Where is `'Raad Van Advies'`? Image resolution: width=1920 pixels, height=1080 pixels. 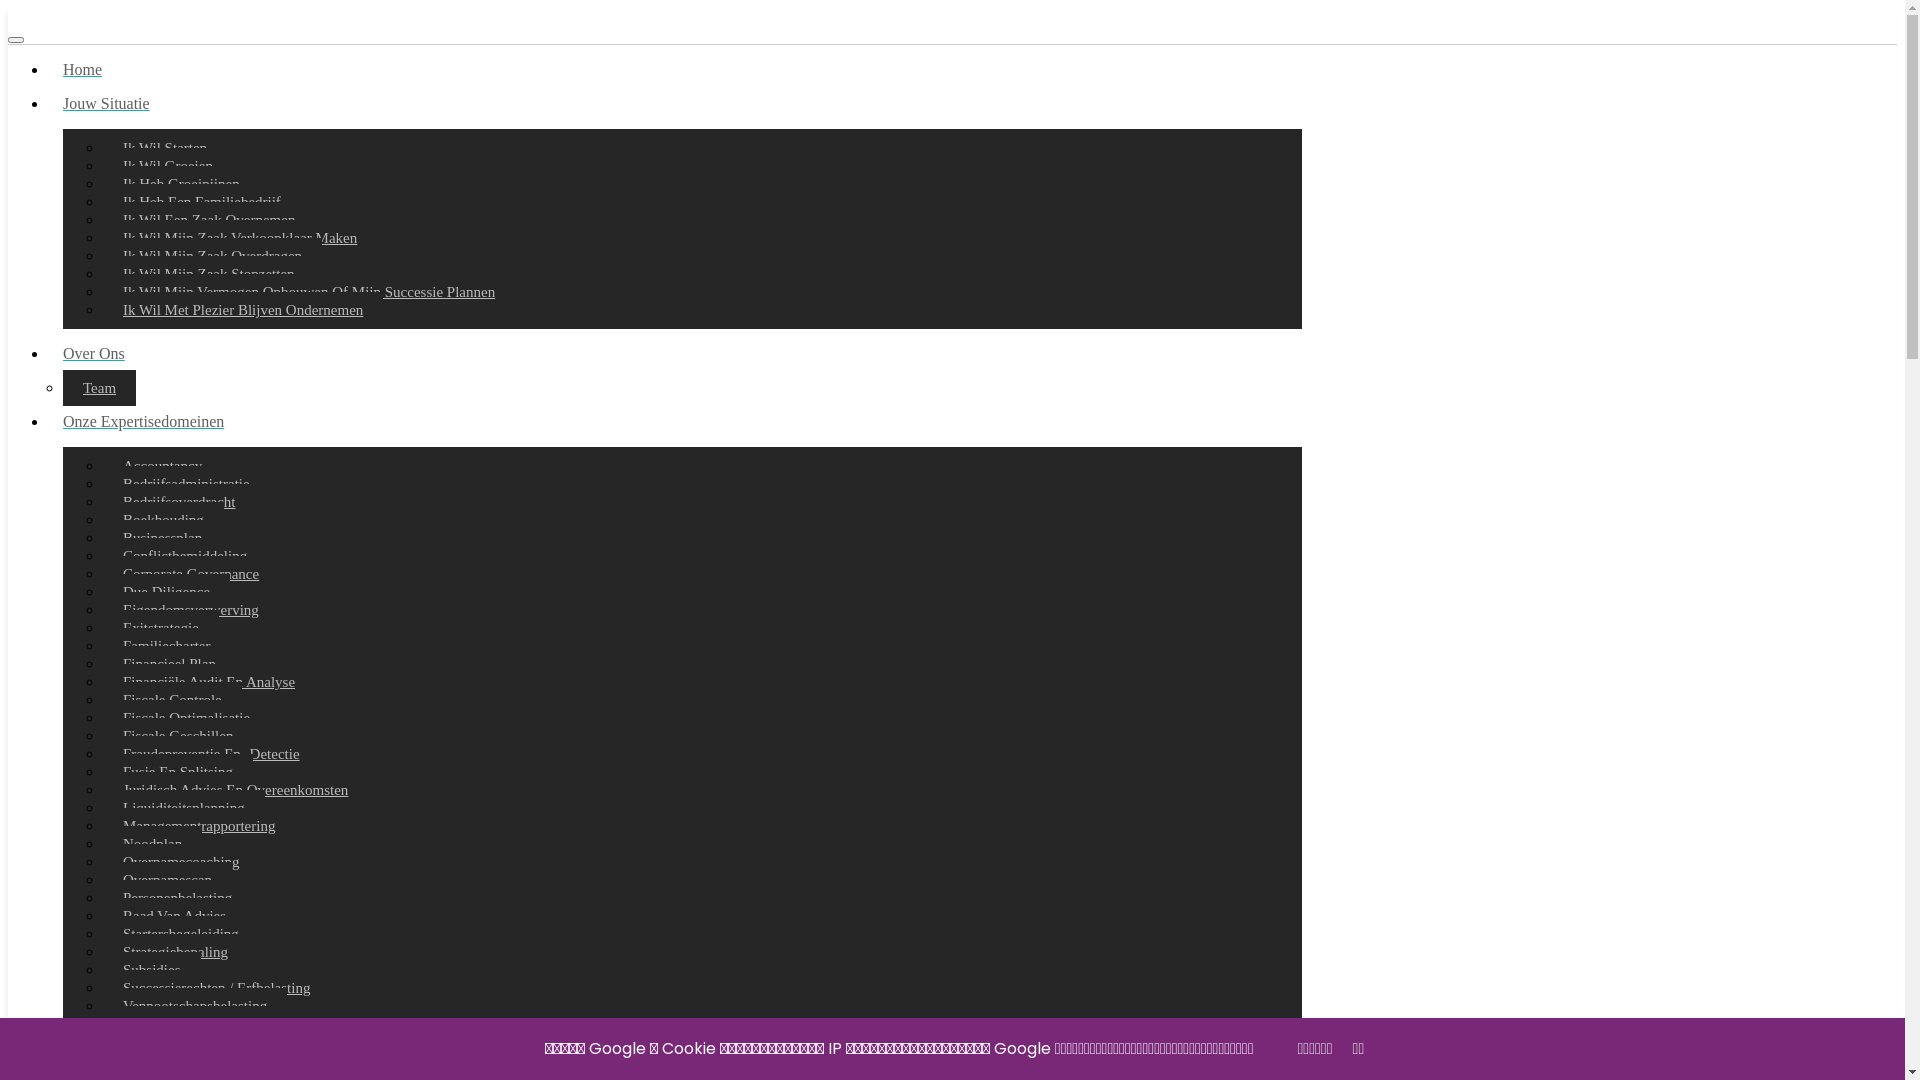 'Raad Van Advies' is located at coordinates (174, 915).